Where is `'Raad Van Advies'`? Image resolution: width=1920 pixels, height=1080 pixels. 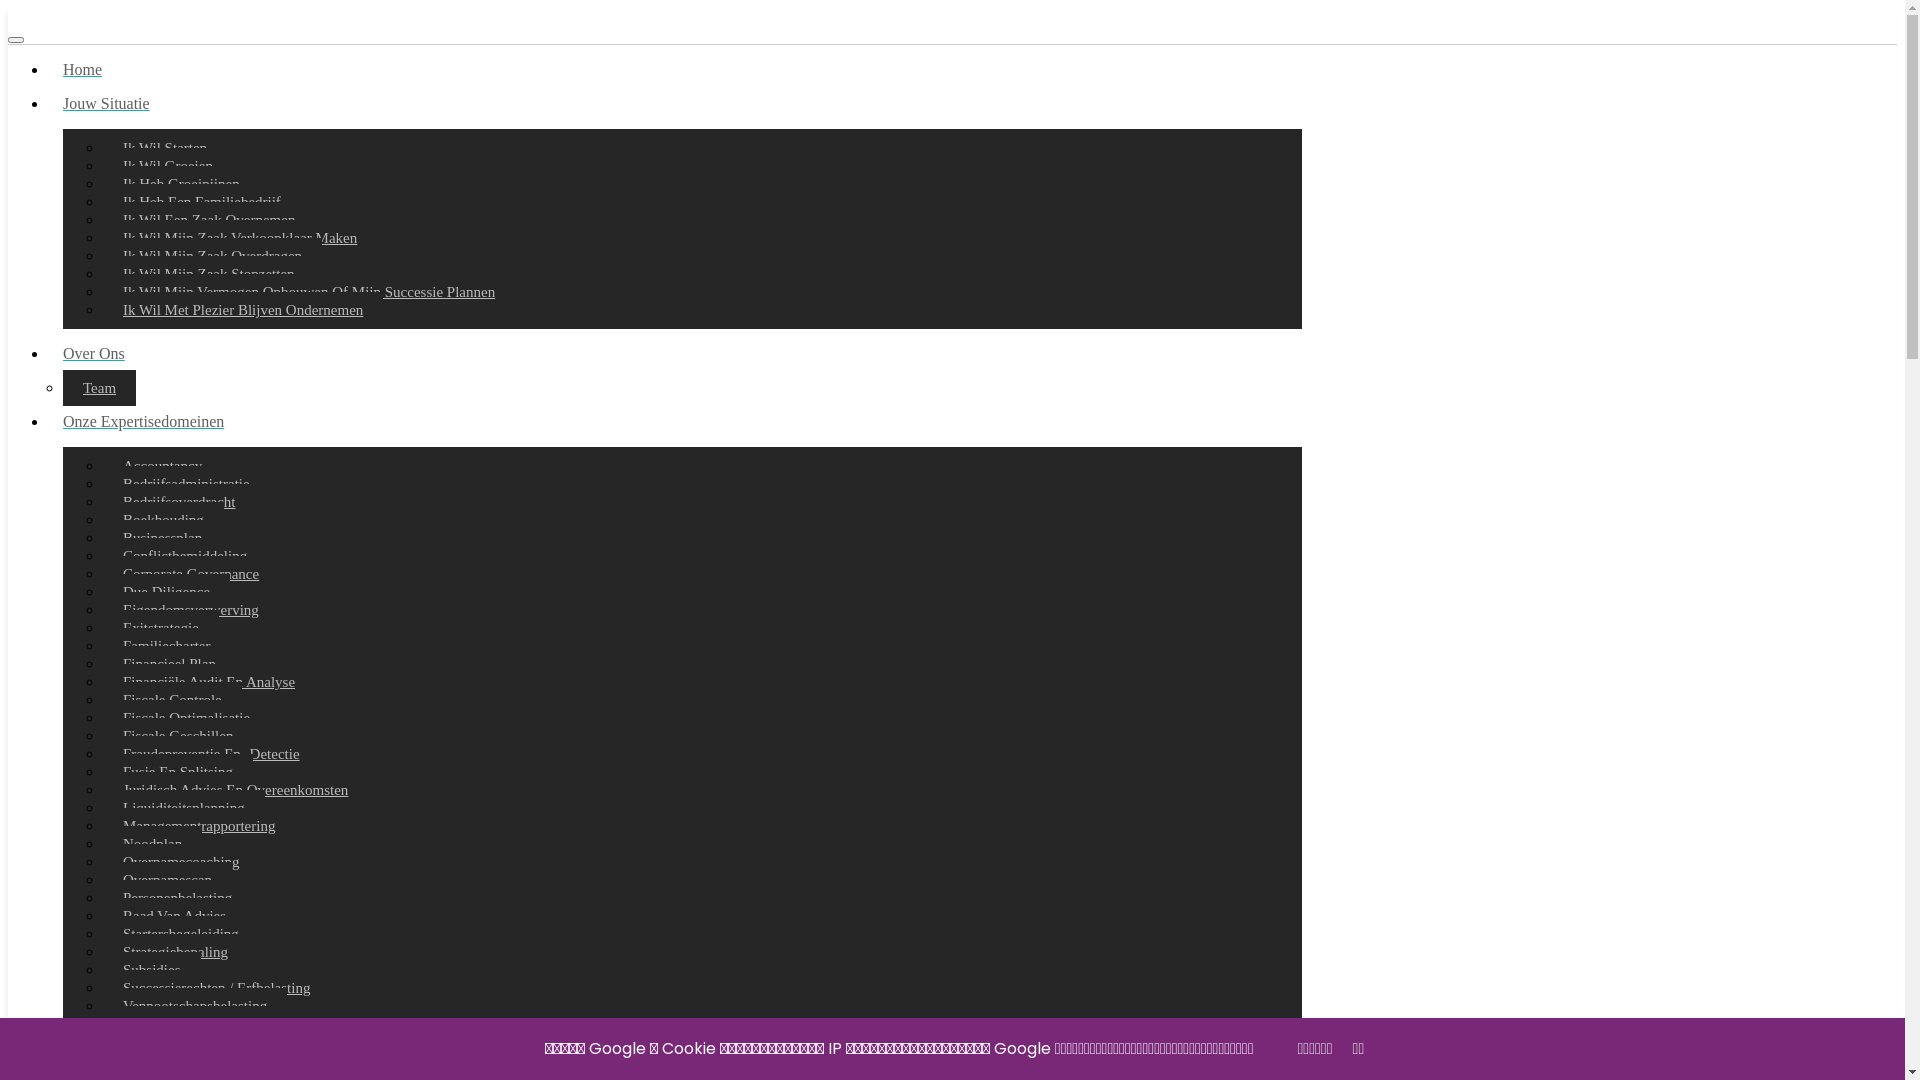 'Raad Van Advies' is located at coordinates (174, 915).